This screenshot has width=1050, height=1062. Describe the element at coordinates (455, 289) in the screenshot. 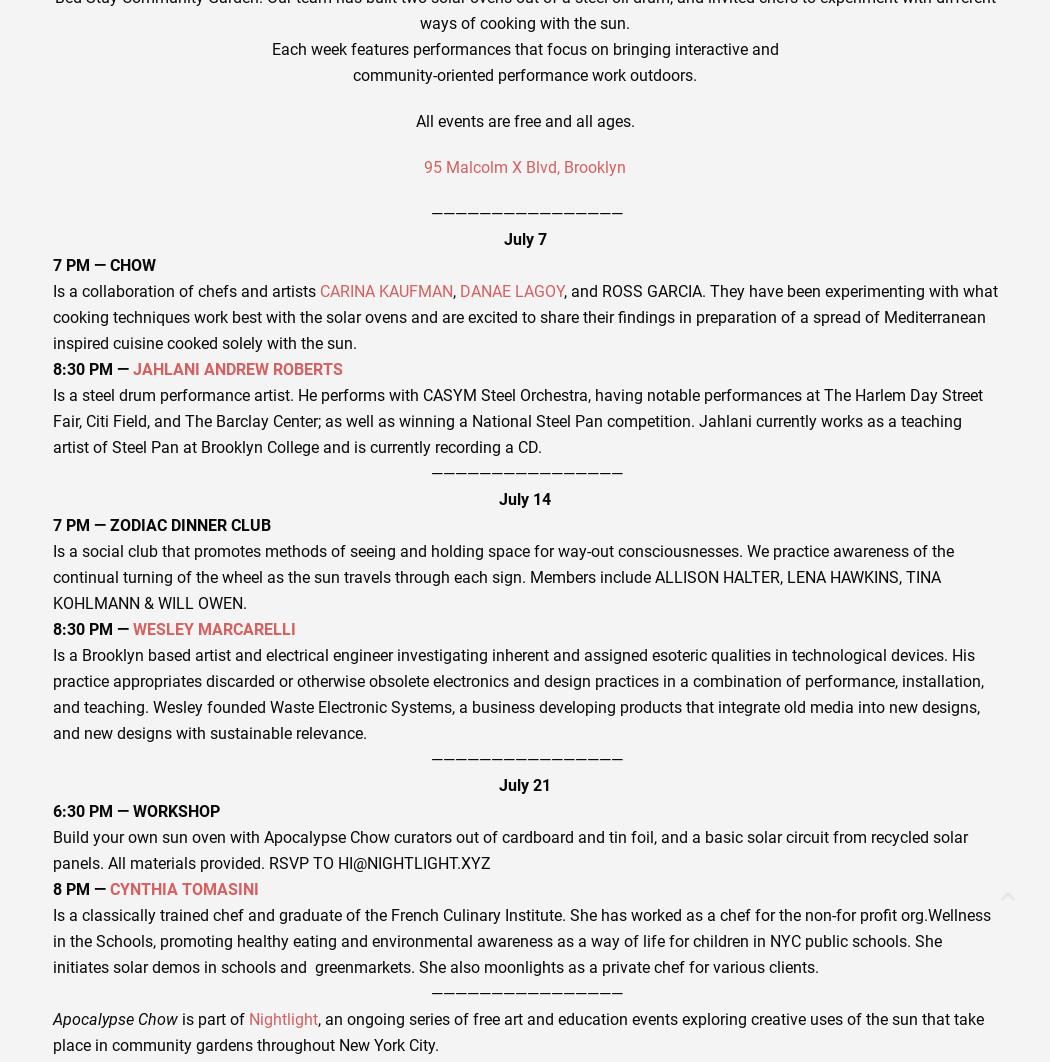

I see `','` at that location.